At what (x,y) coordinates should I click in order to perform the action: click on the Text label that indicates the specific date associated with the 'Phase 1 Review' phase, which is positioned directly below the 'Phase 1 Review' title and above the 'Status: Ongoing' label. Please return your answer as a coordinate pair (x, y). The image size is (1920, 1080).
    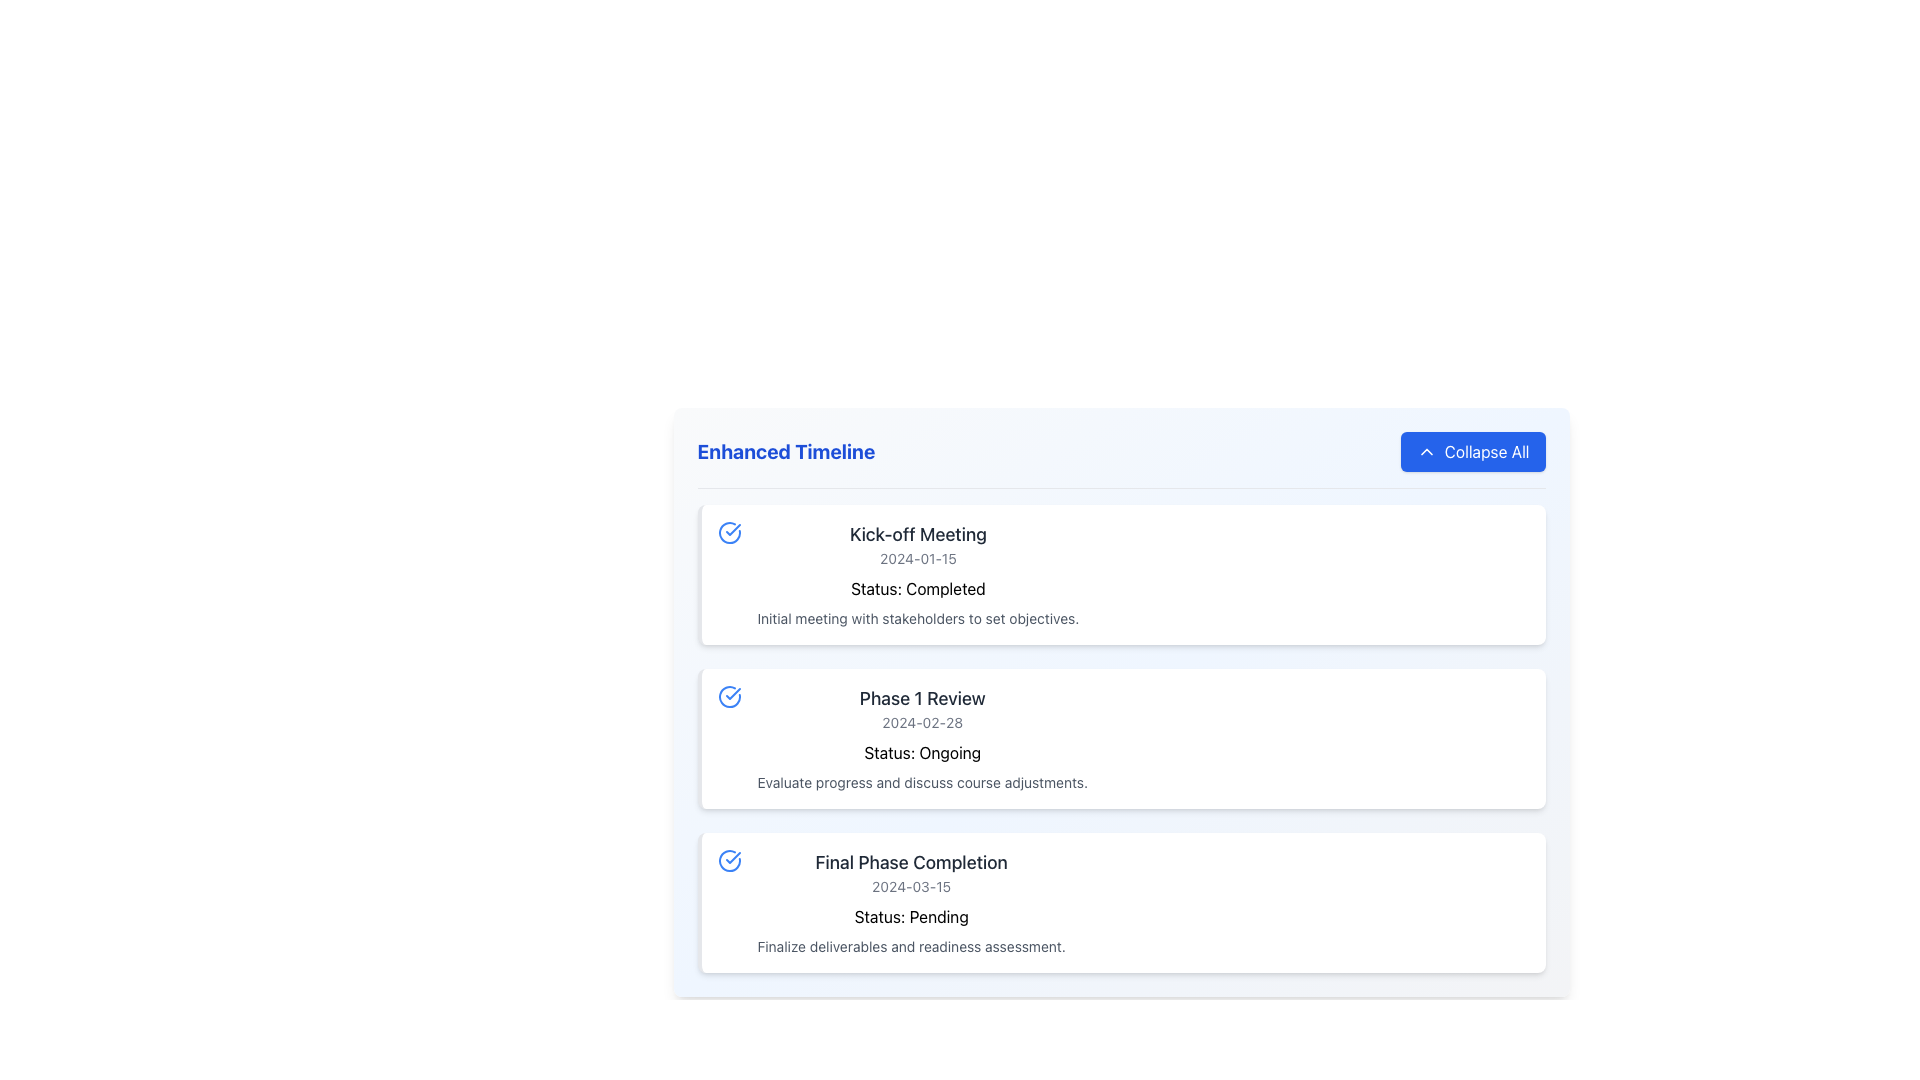
    Looking at the image, I should click on (921, 722).